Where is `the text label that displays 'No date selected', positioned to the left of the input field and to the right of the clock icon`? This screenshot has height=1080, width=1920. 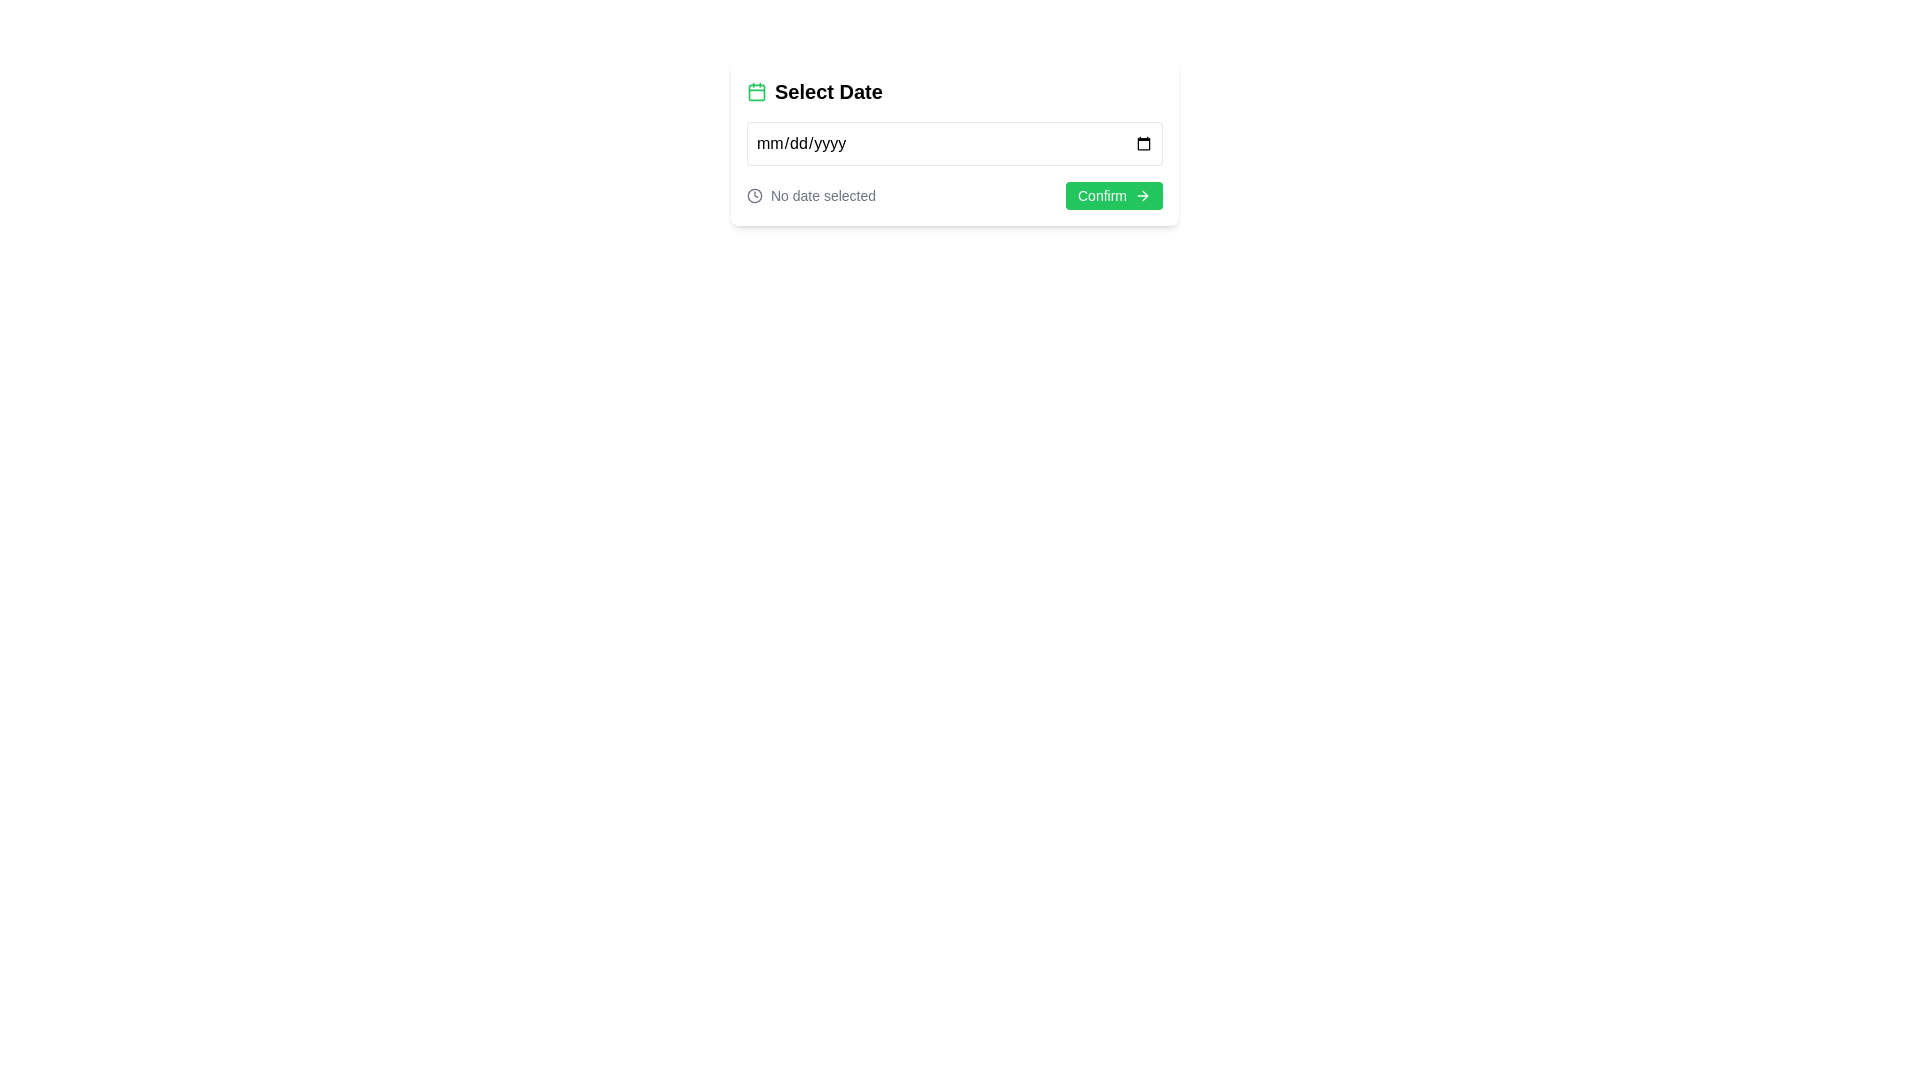
the text label that displays 'No date selected', positioned to the left of the input field and to the right of the clock icon is located at coordinates (823, 196).